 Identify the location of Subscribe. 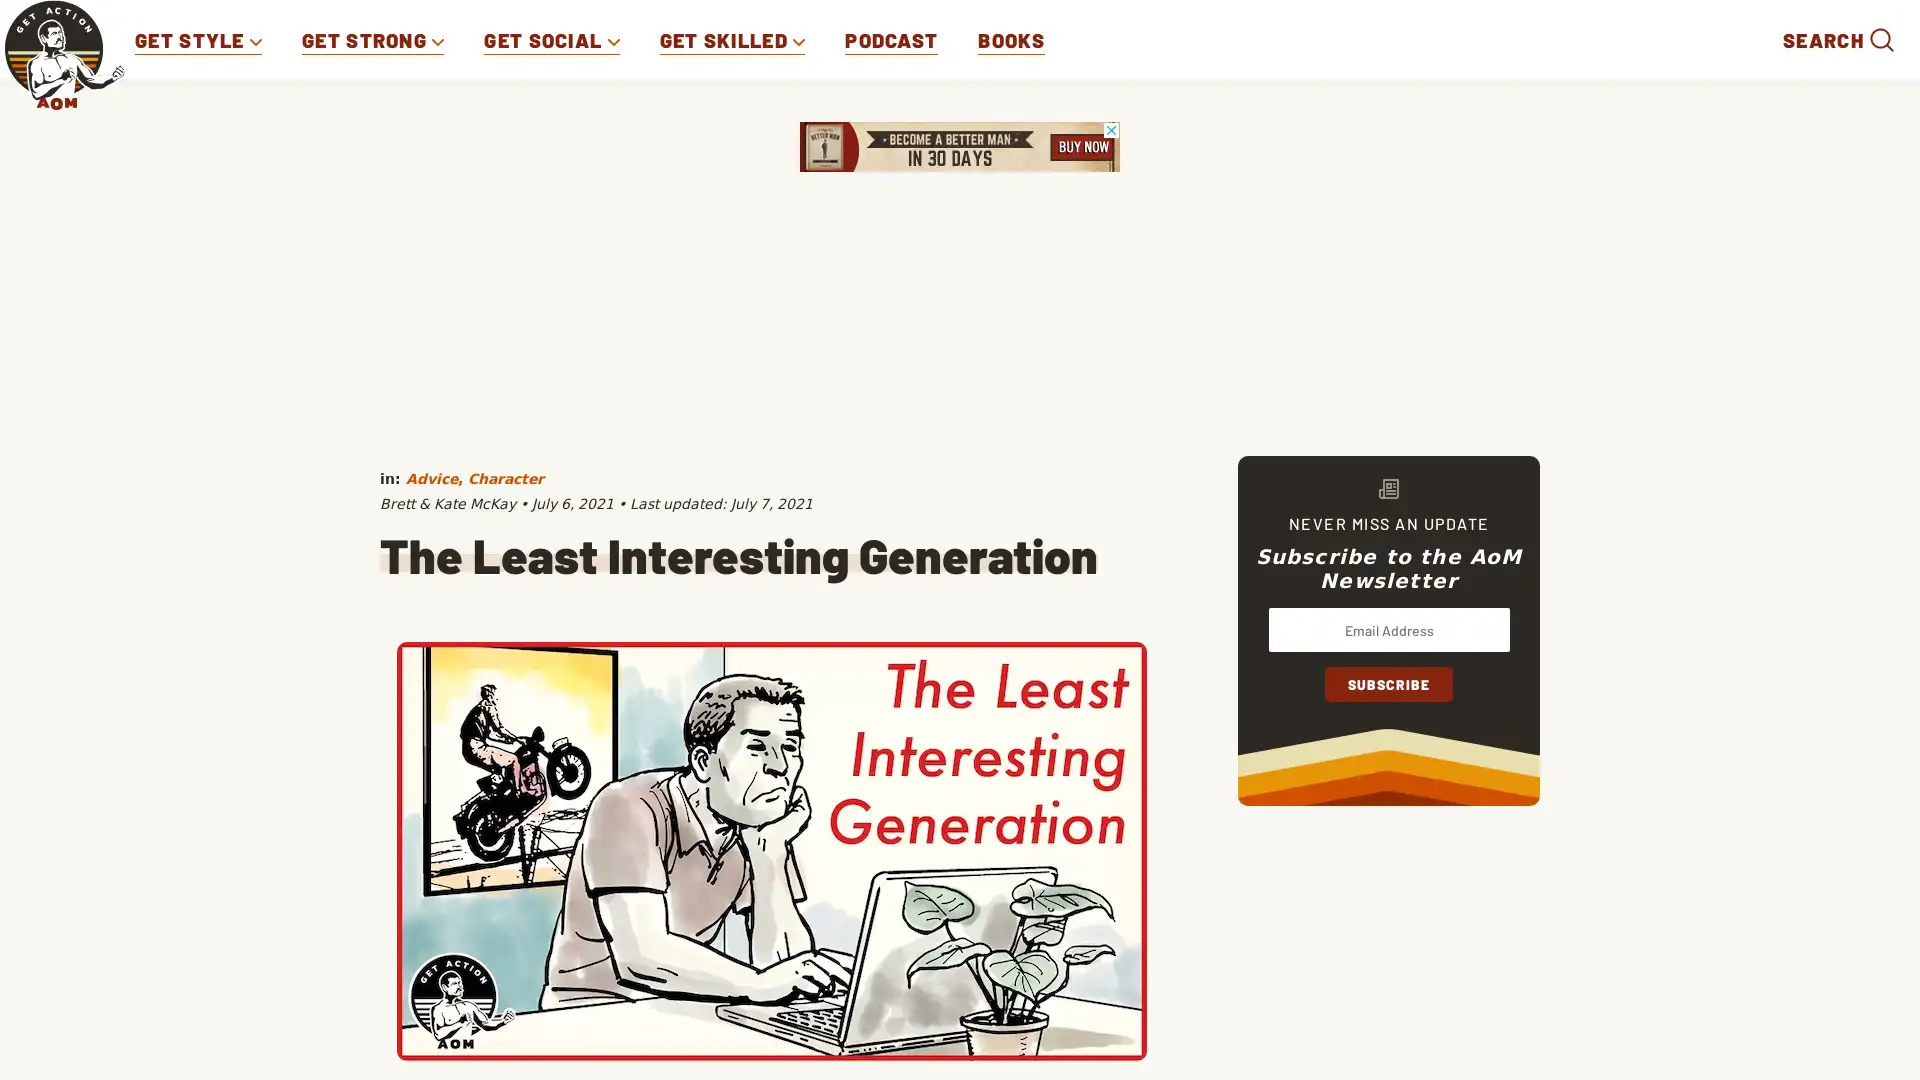
(1387, 683).